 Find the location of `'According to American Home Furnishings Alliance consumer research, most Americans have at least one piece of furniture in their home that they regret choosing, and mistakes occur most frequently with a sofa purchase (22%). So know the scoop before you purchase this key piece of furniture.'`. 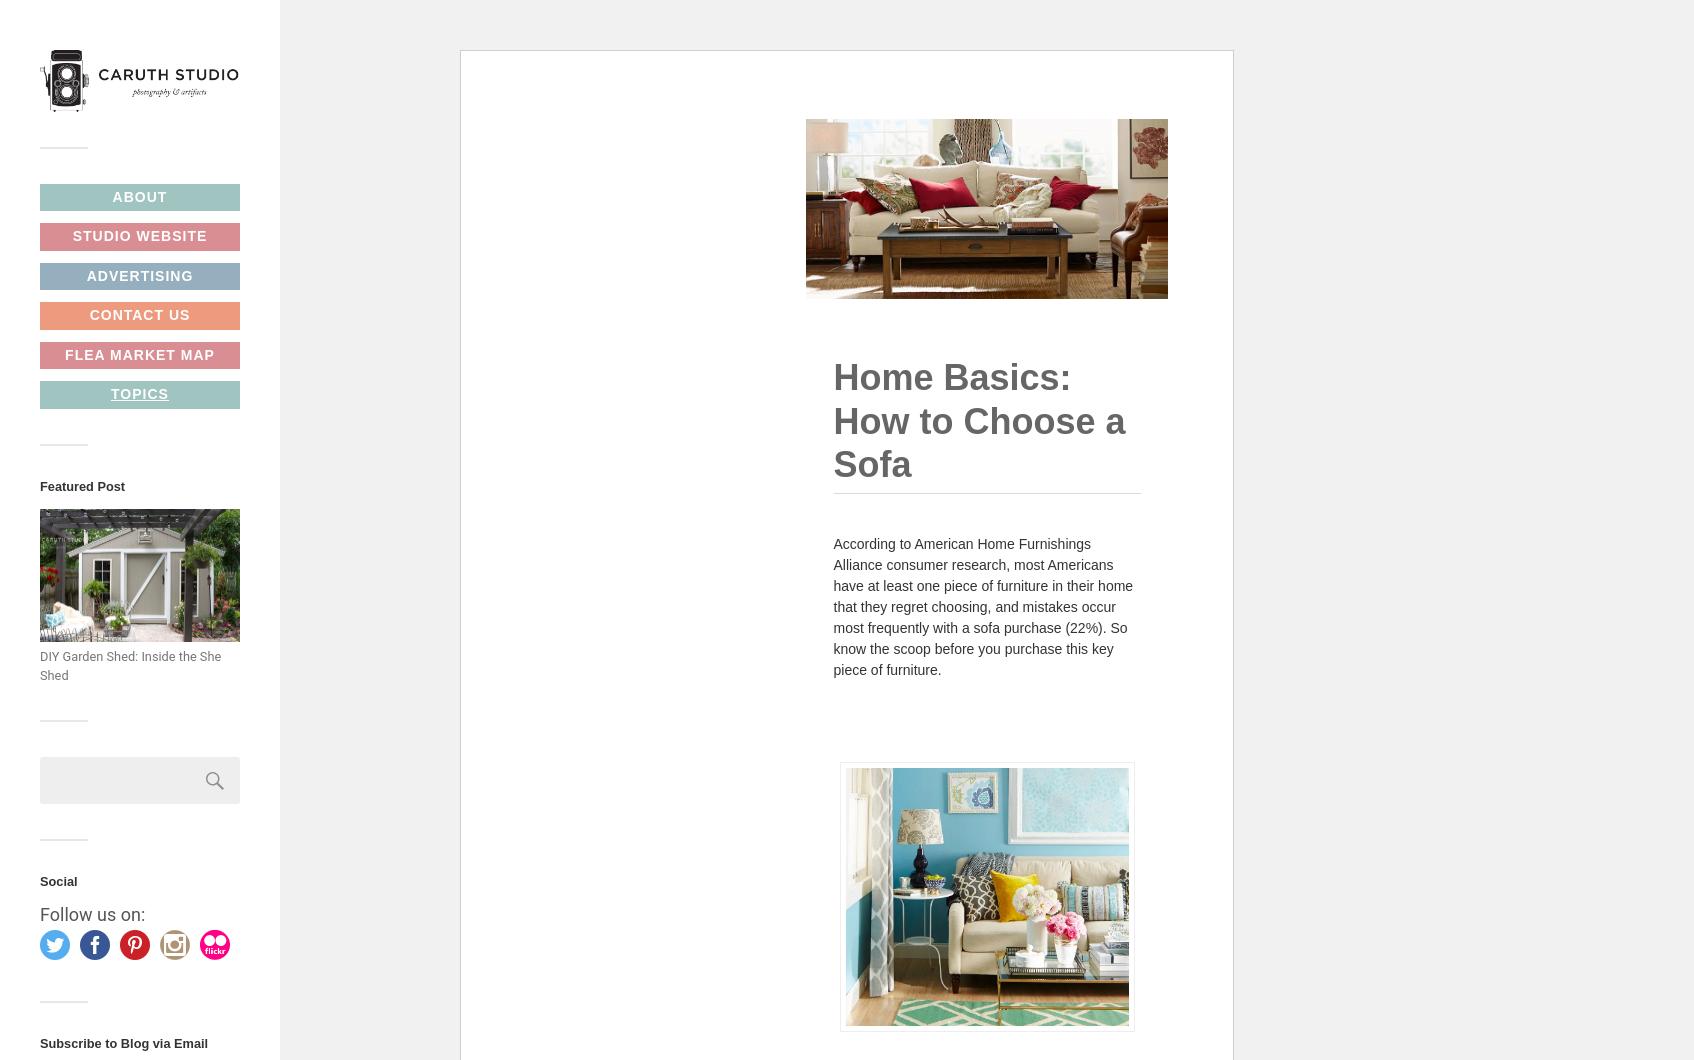

'According to American Home Furnishings Alliance consumer research, most Americans have at least one piece of furniture in their home that they regret choosing, and mistakes occur most frequently with a sofa purchase (22%). So know the scoop before you purchase this key piece of furniture.' is located at coordinates (832, 606).